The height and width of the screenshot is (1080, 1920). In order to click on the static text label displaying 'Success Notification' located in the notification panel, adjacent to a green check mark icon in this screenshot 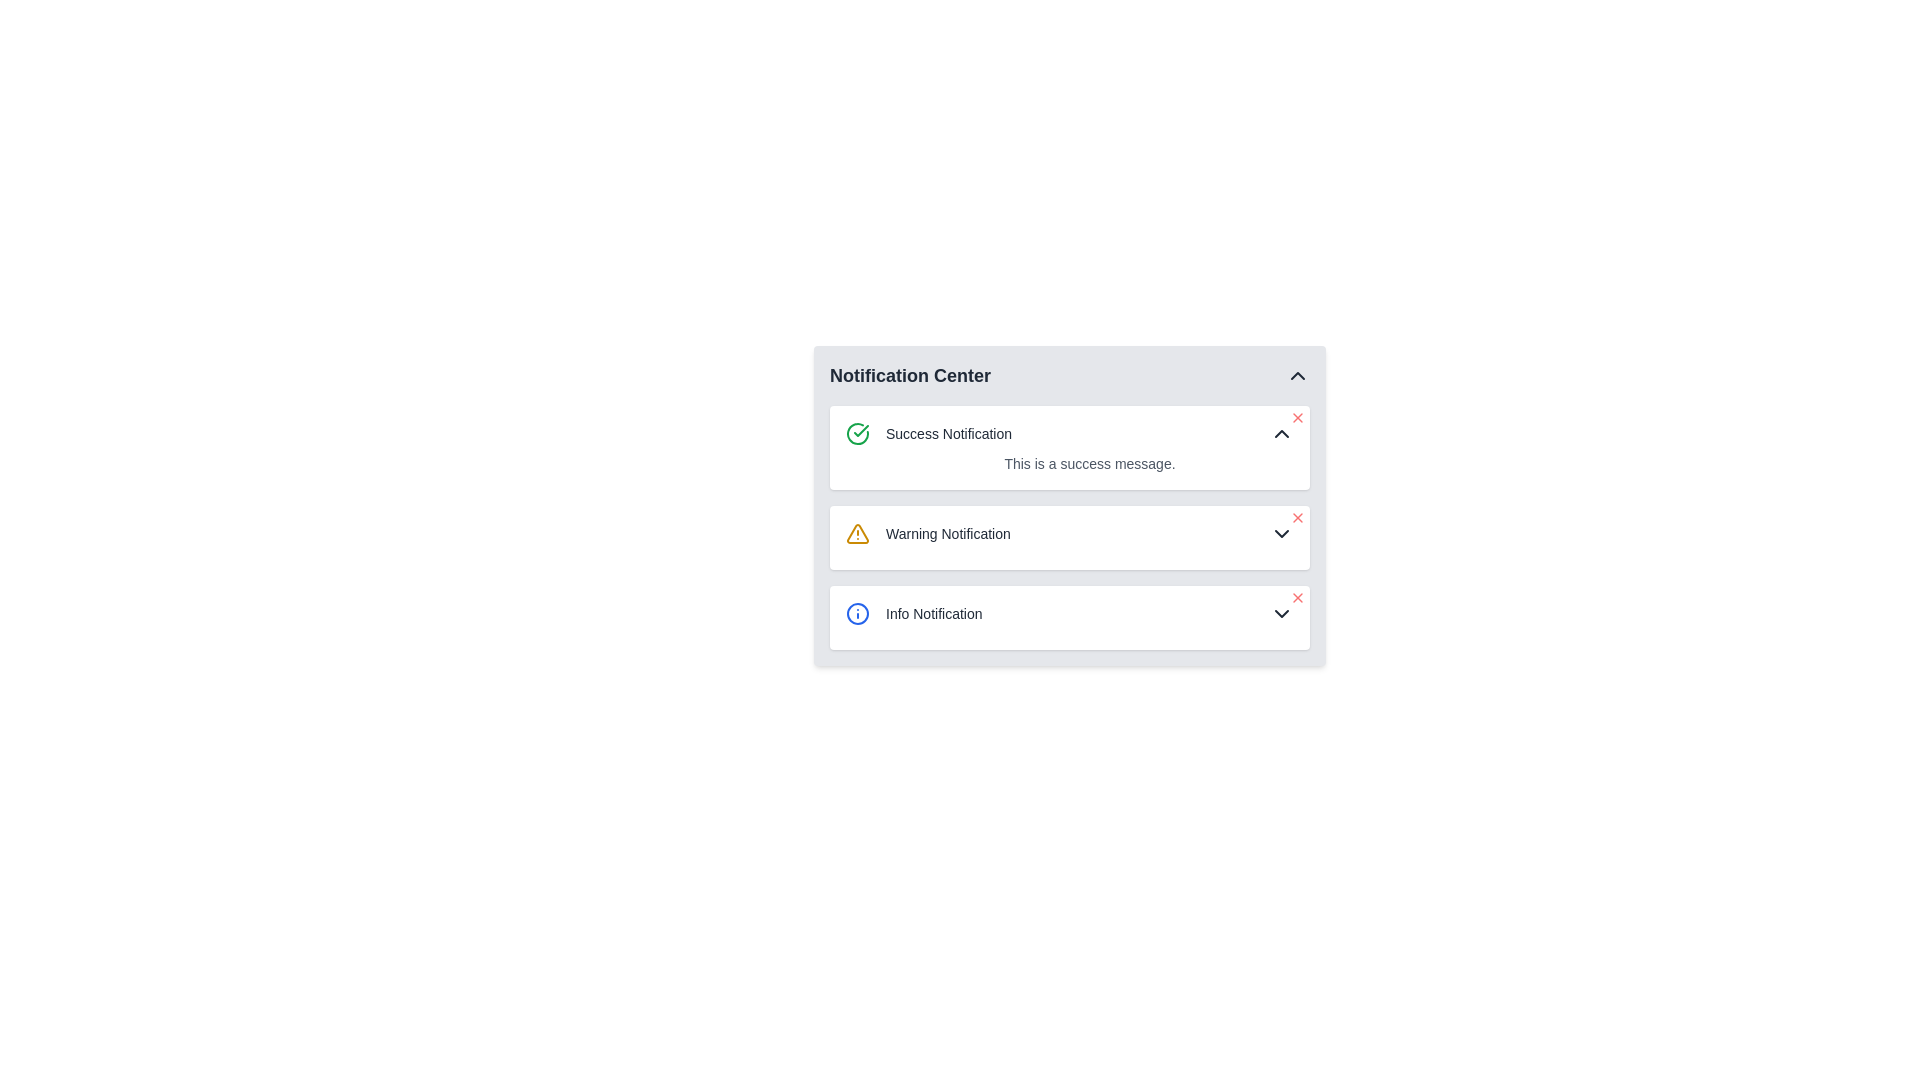, I will do `click(948, 433)`.